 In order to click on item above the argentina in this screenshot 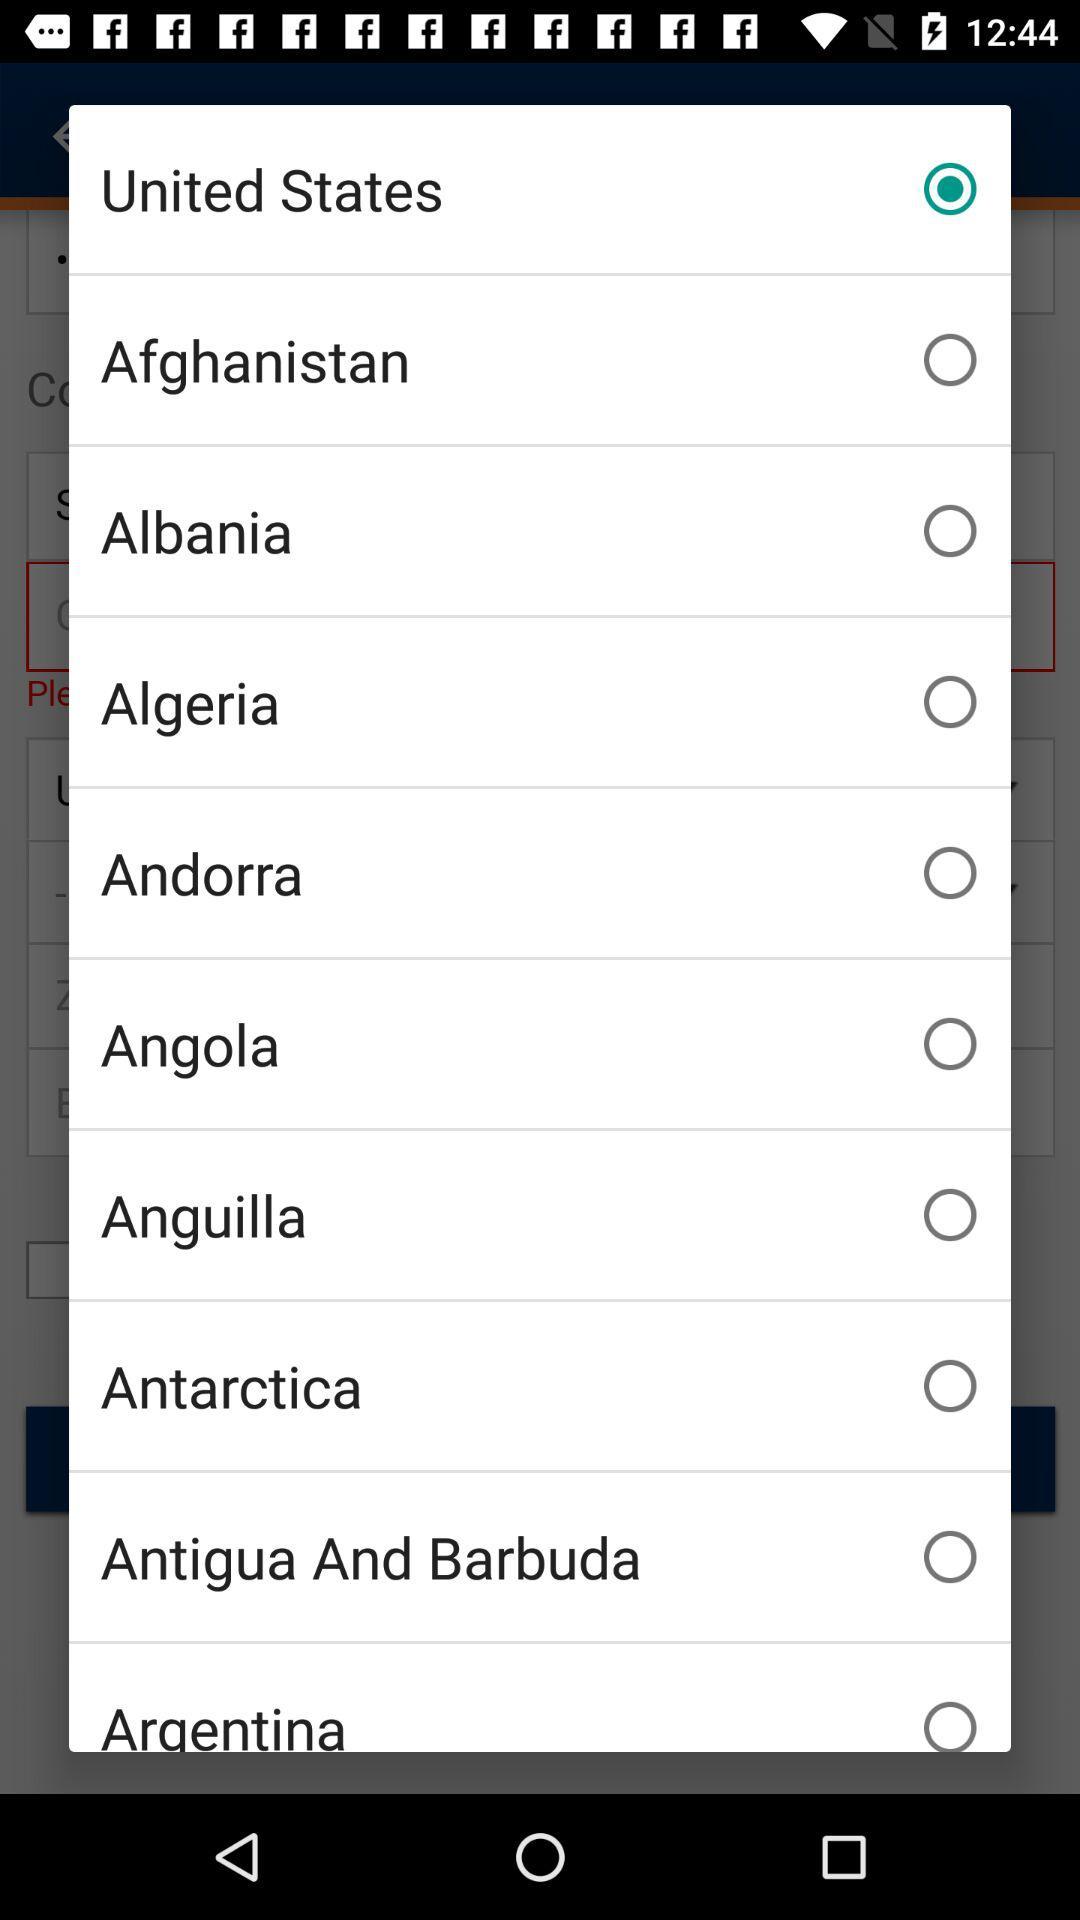, I will do `click(540, 1555)`.